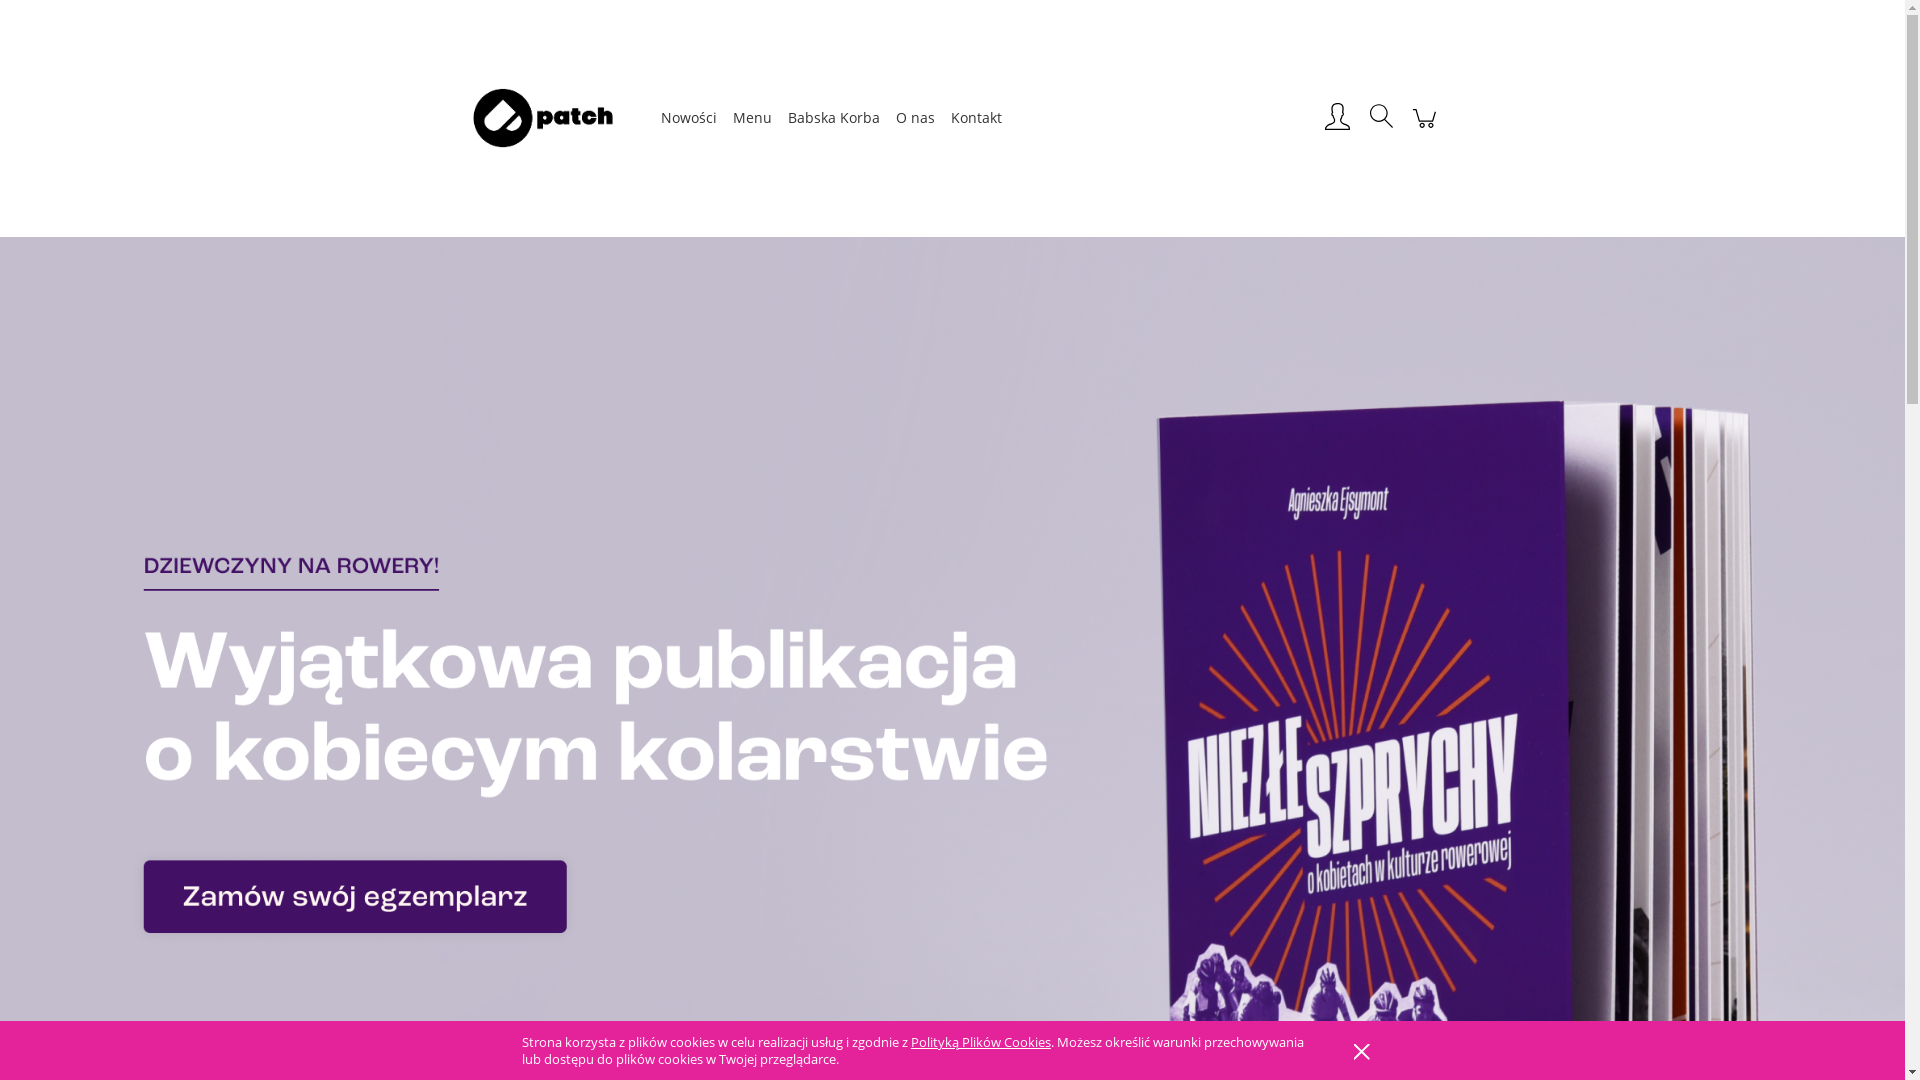 This screenshot has height=1080, width=1920. Describe the element at coordinates (750, 117) in the screenshot. I see `'Menu'` at that location.